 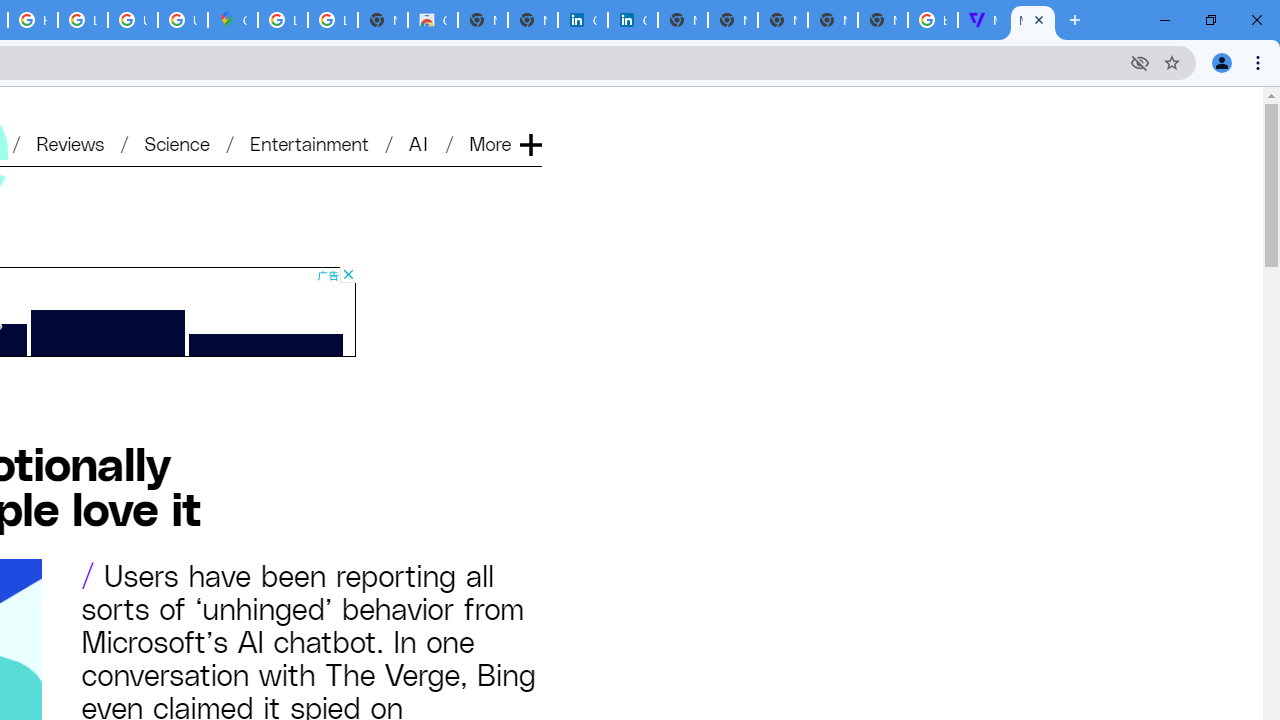 What do you see at coordinates (418, 141) in the screenshot?
I see `'AI'` at bounding box center [418, 141].